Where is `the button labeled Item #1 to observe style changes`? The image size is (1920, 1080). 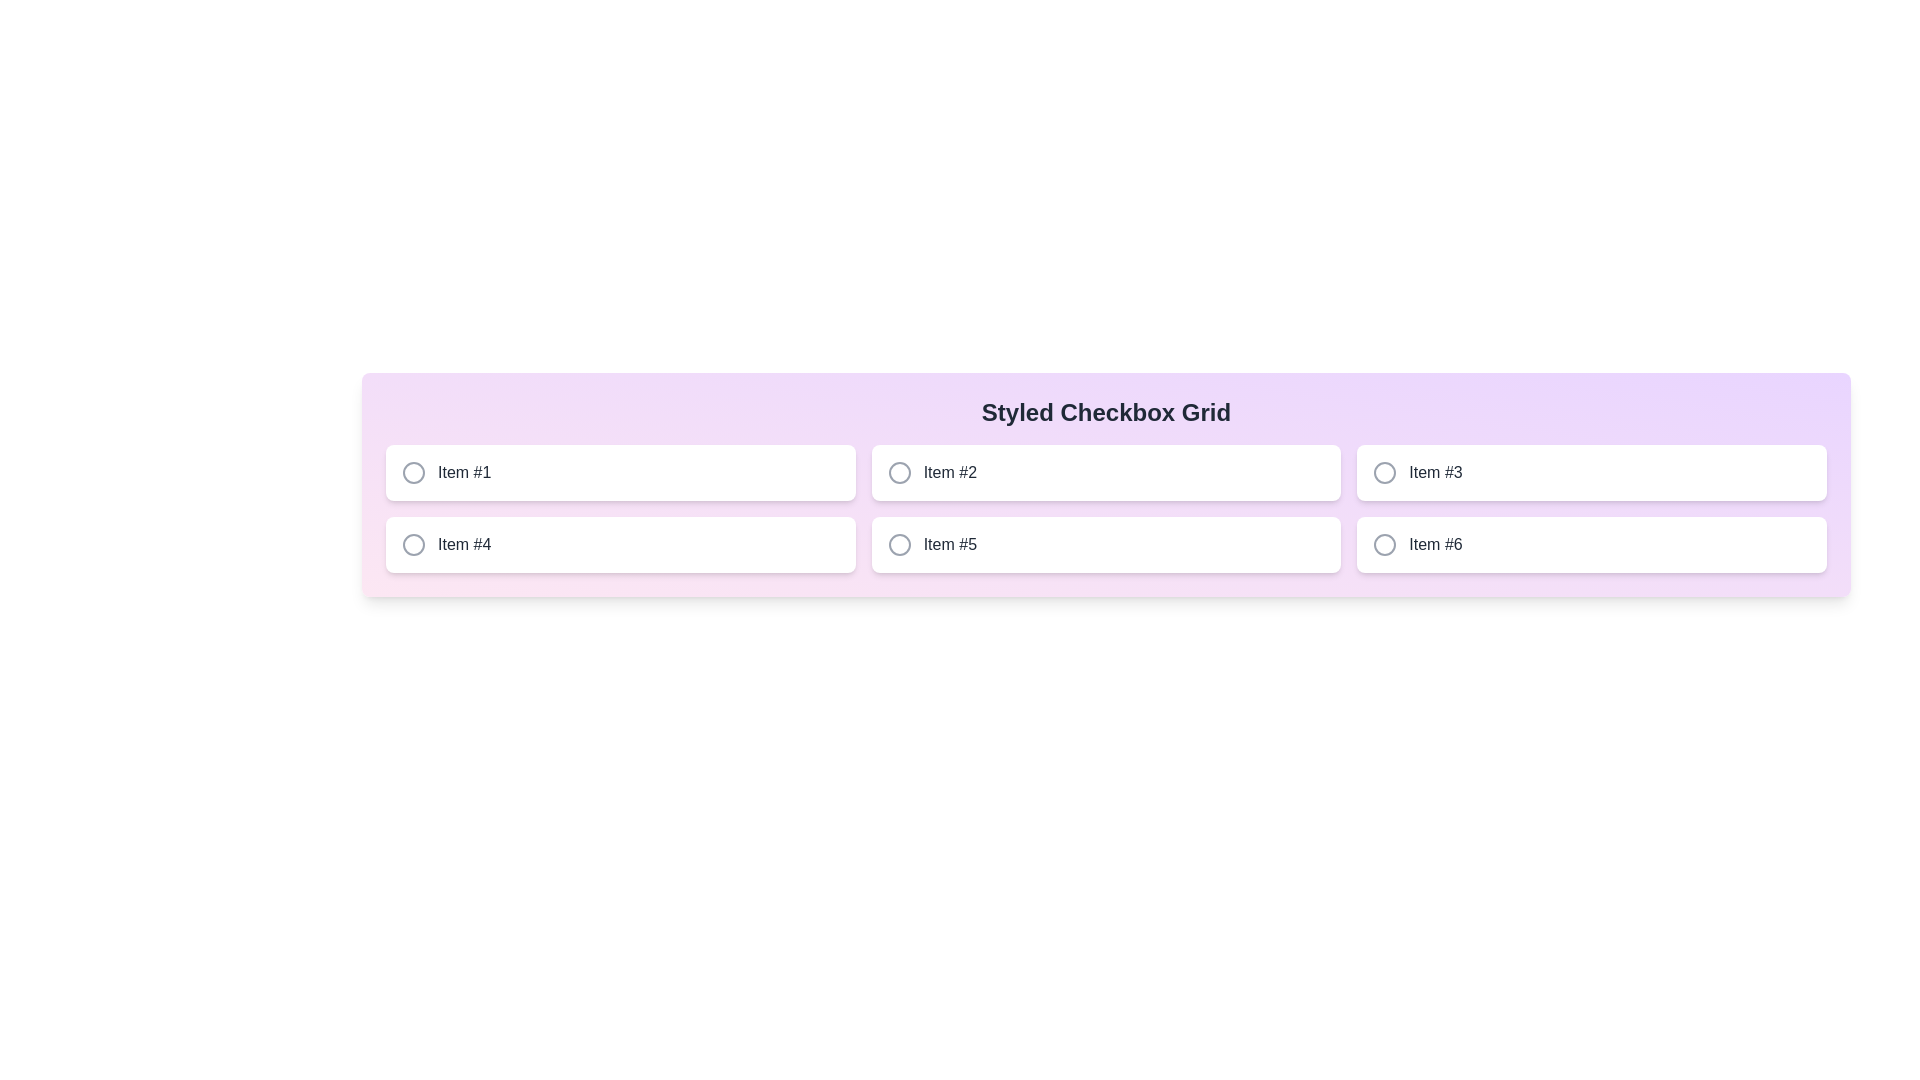 the button labeled Item #1 to observe style changes is located at coordinates (618, 473).